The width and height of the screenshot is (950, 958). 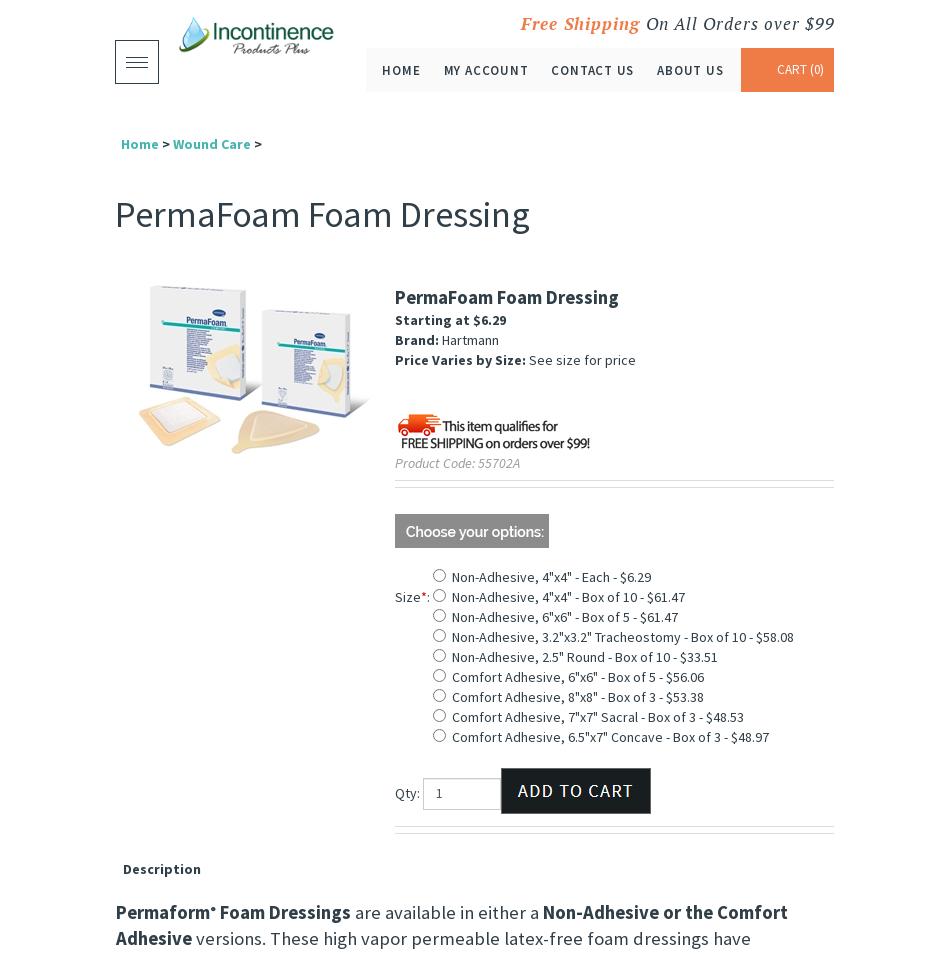 I want to click on 'Non-Adhesive or the Comfort Adhesive', so click(x=451, y=925).